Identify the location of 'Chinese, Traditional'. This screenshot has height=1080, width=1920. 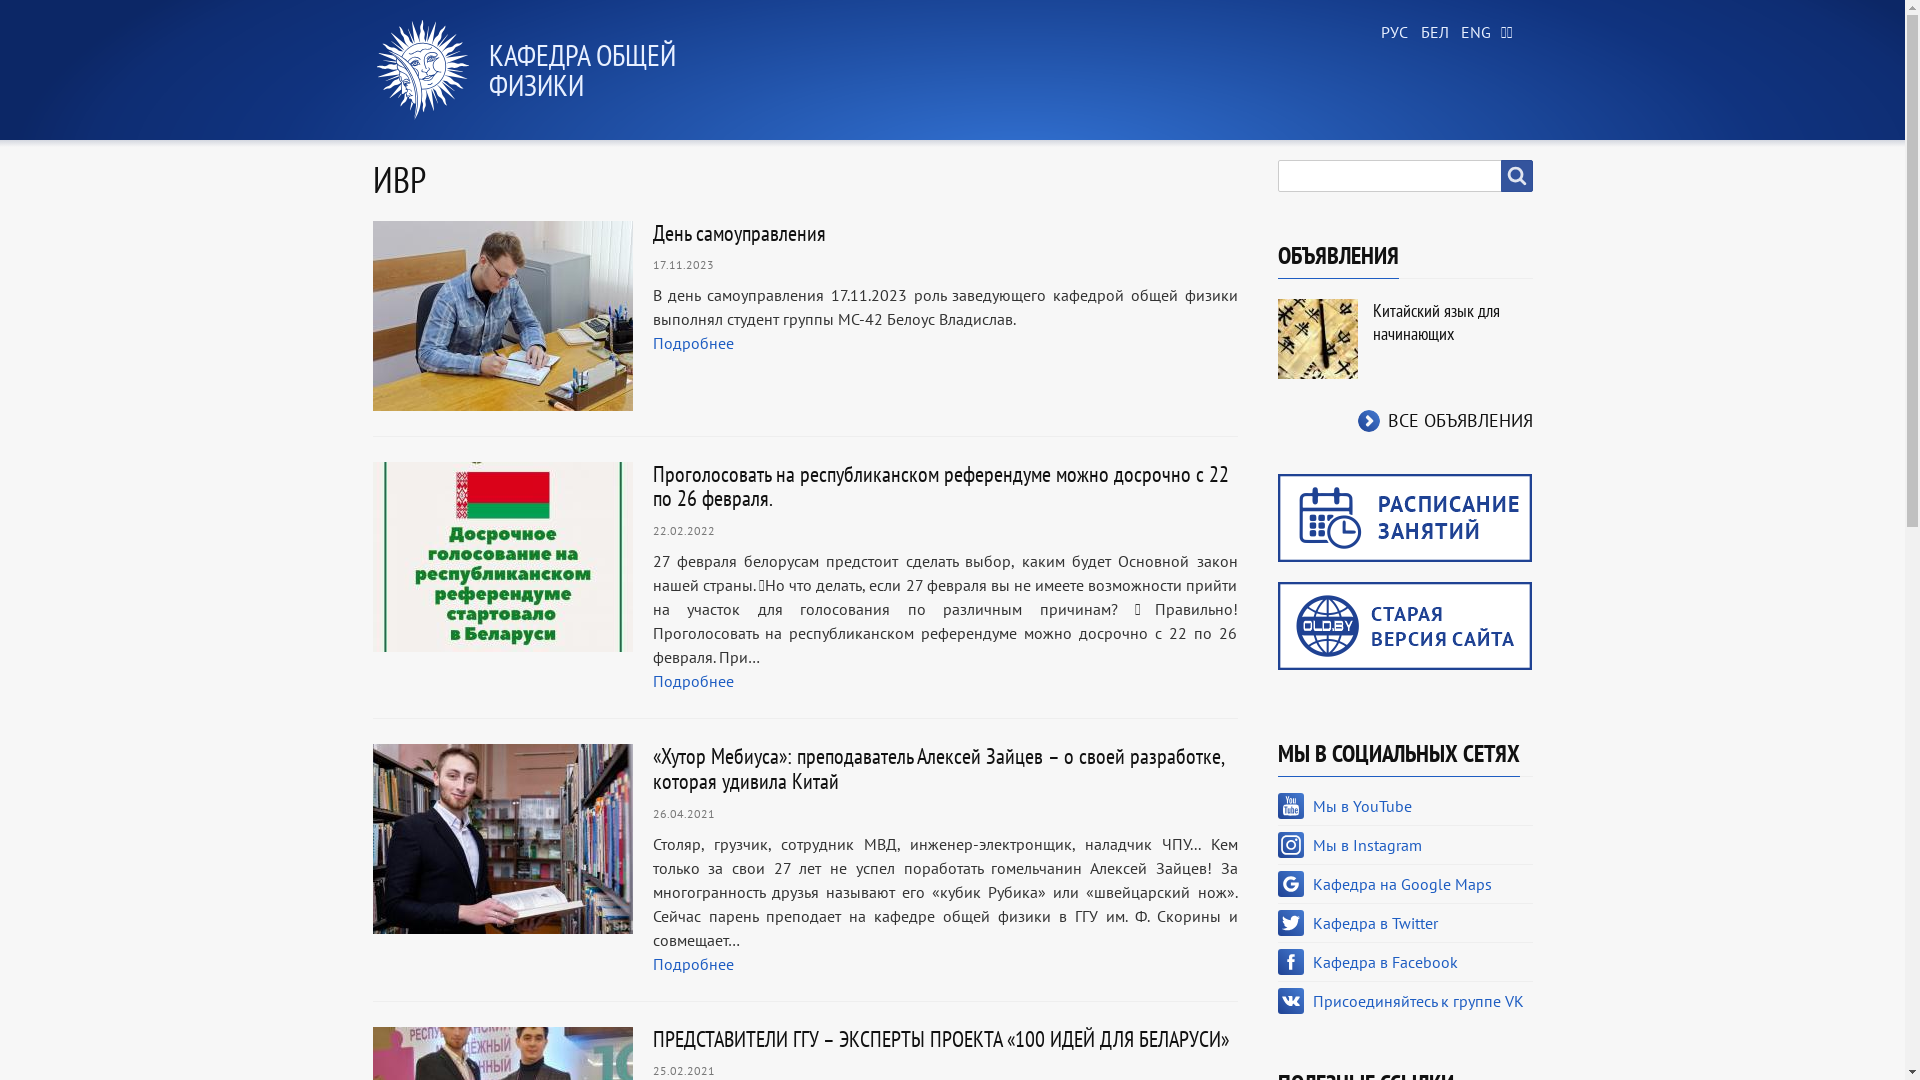
(1512, 33).